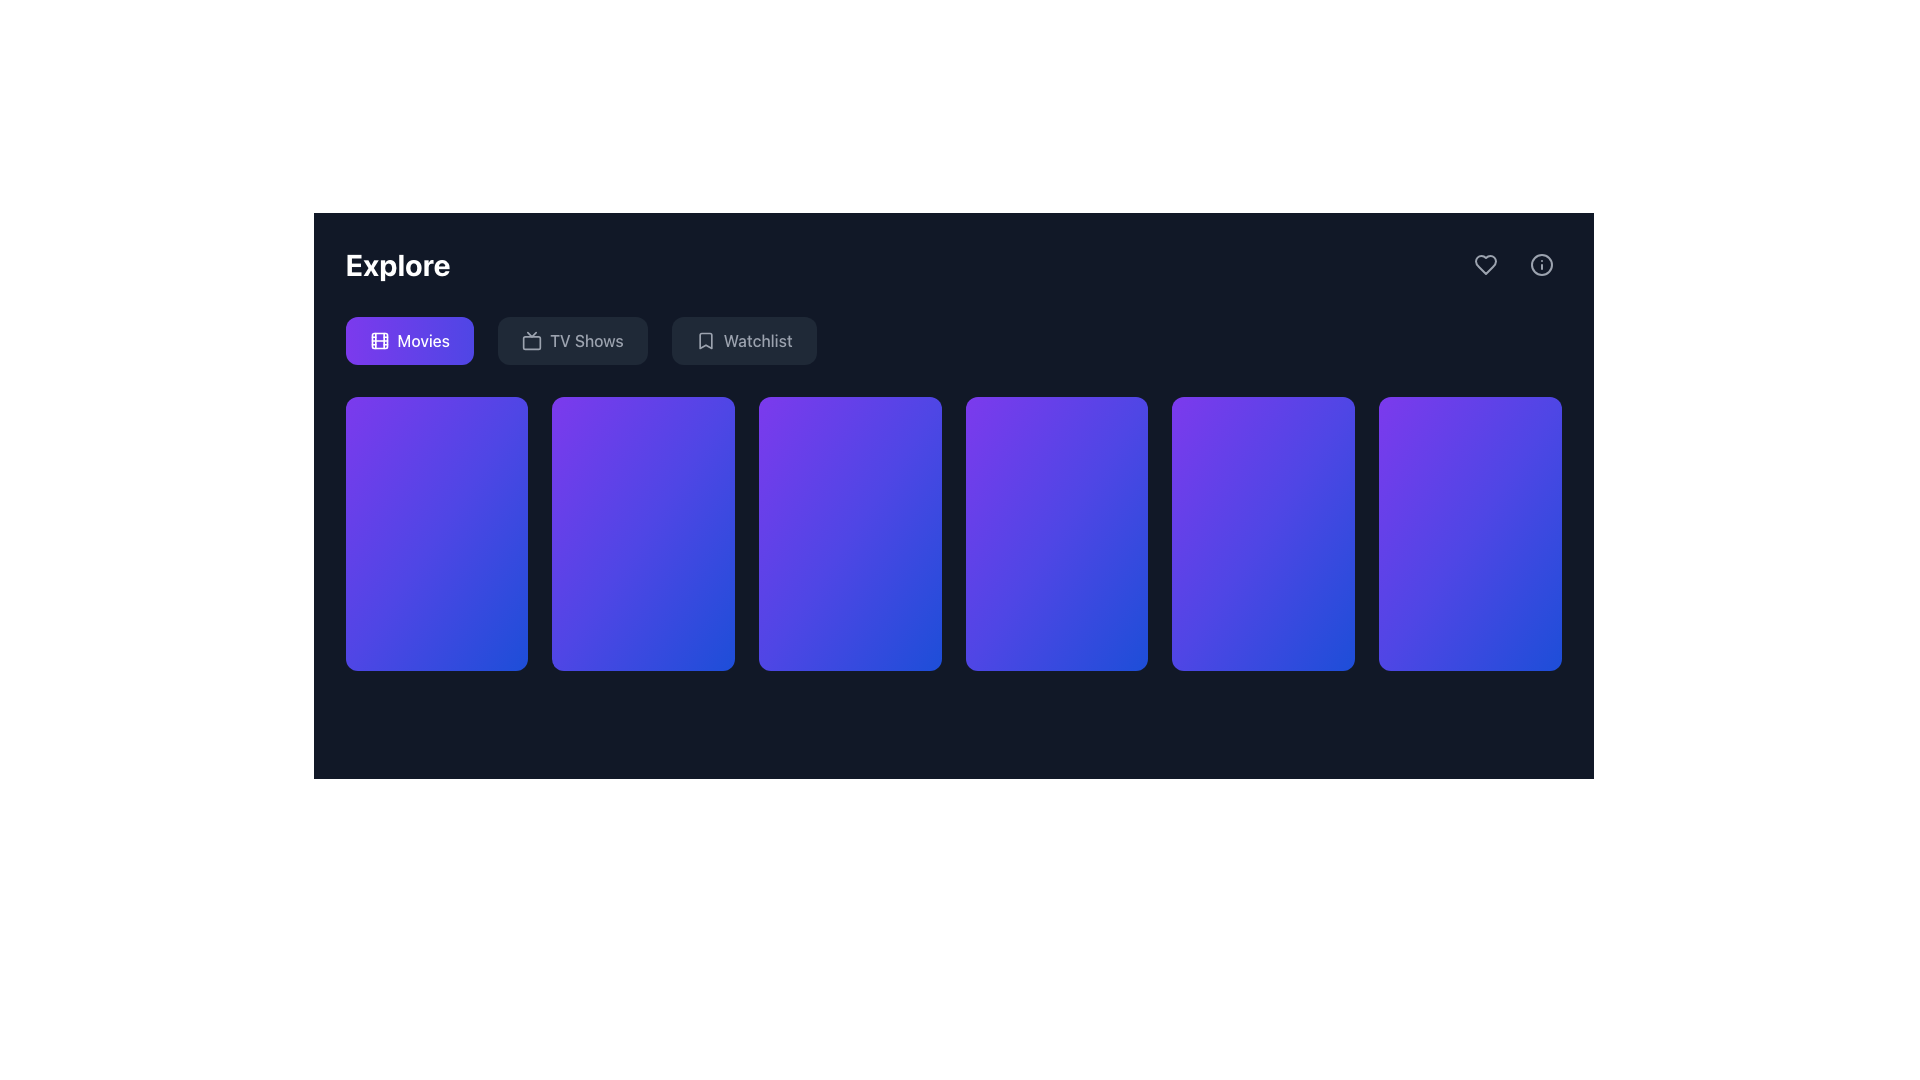  Describe the element at coordinates (585, 339) in the screenshot. I see `the 'TV Shows' label in the navigation bar` at that location.